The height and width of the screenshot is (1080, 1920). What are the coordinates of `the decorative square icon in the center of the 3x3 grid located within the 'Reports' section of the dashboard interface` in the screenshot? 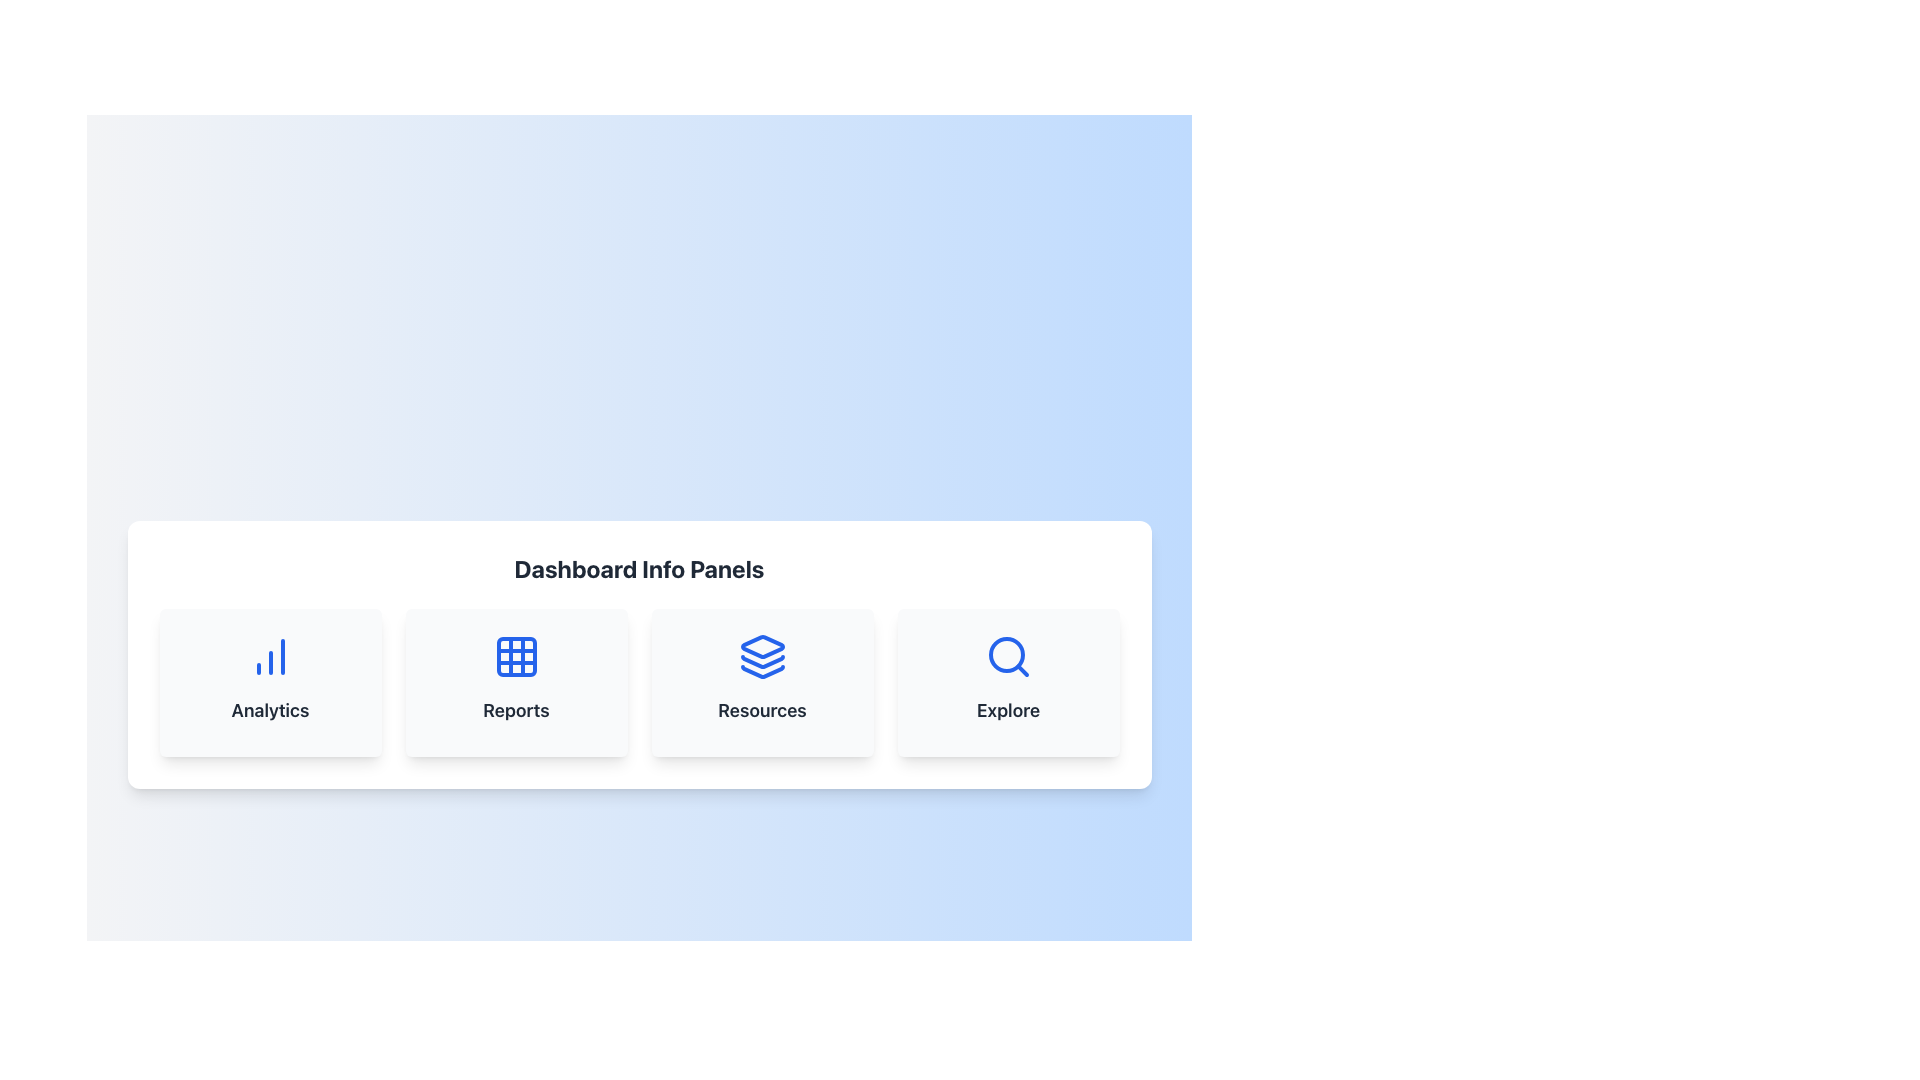 It's located at (516, 656).